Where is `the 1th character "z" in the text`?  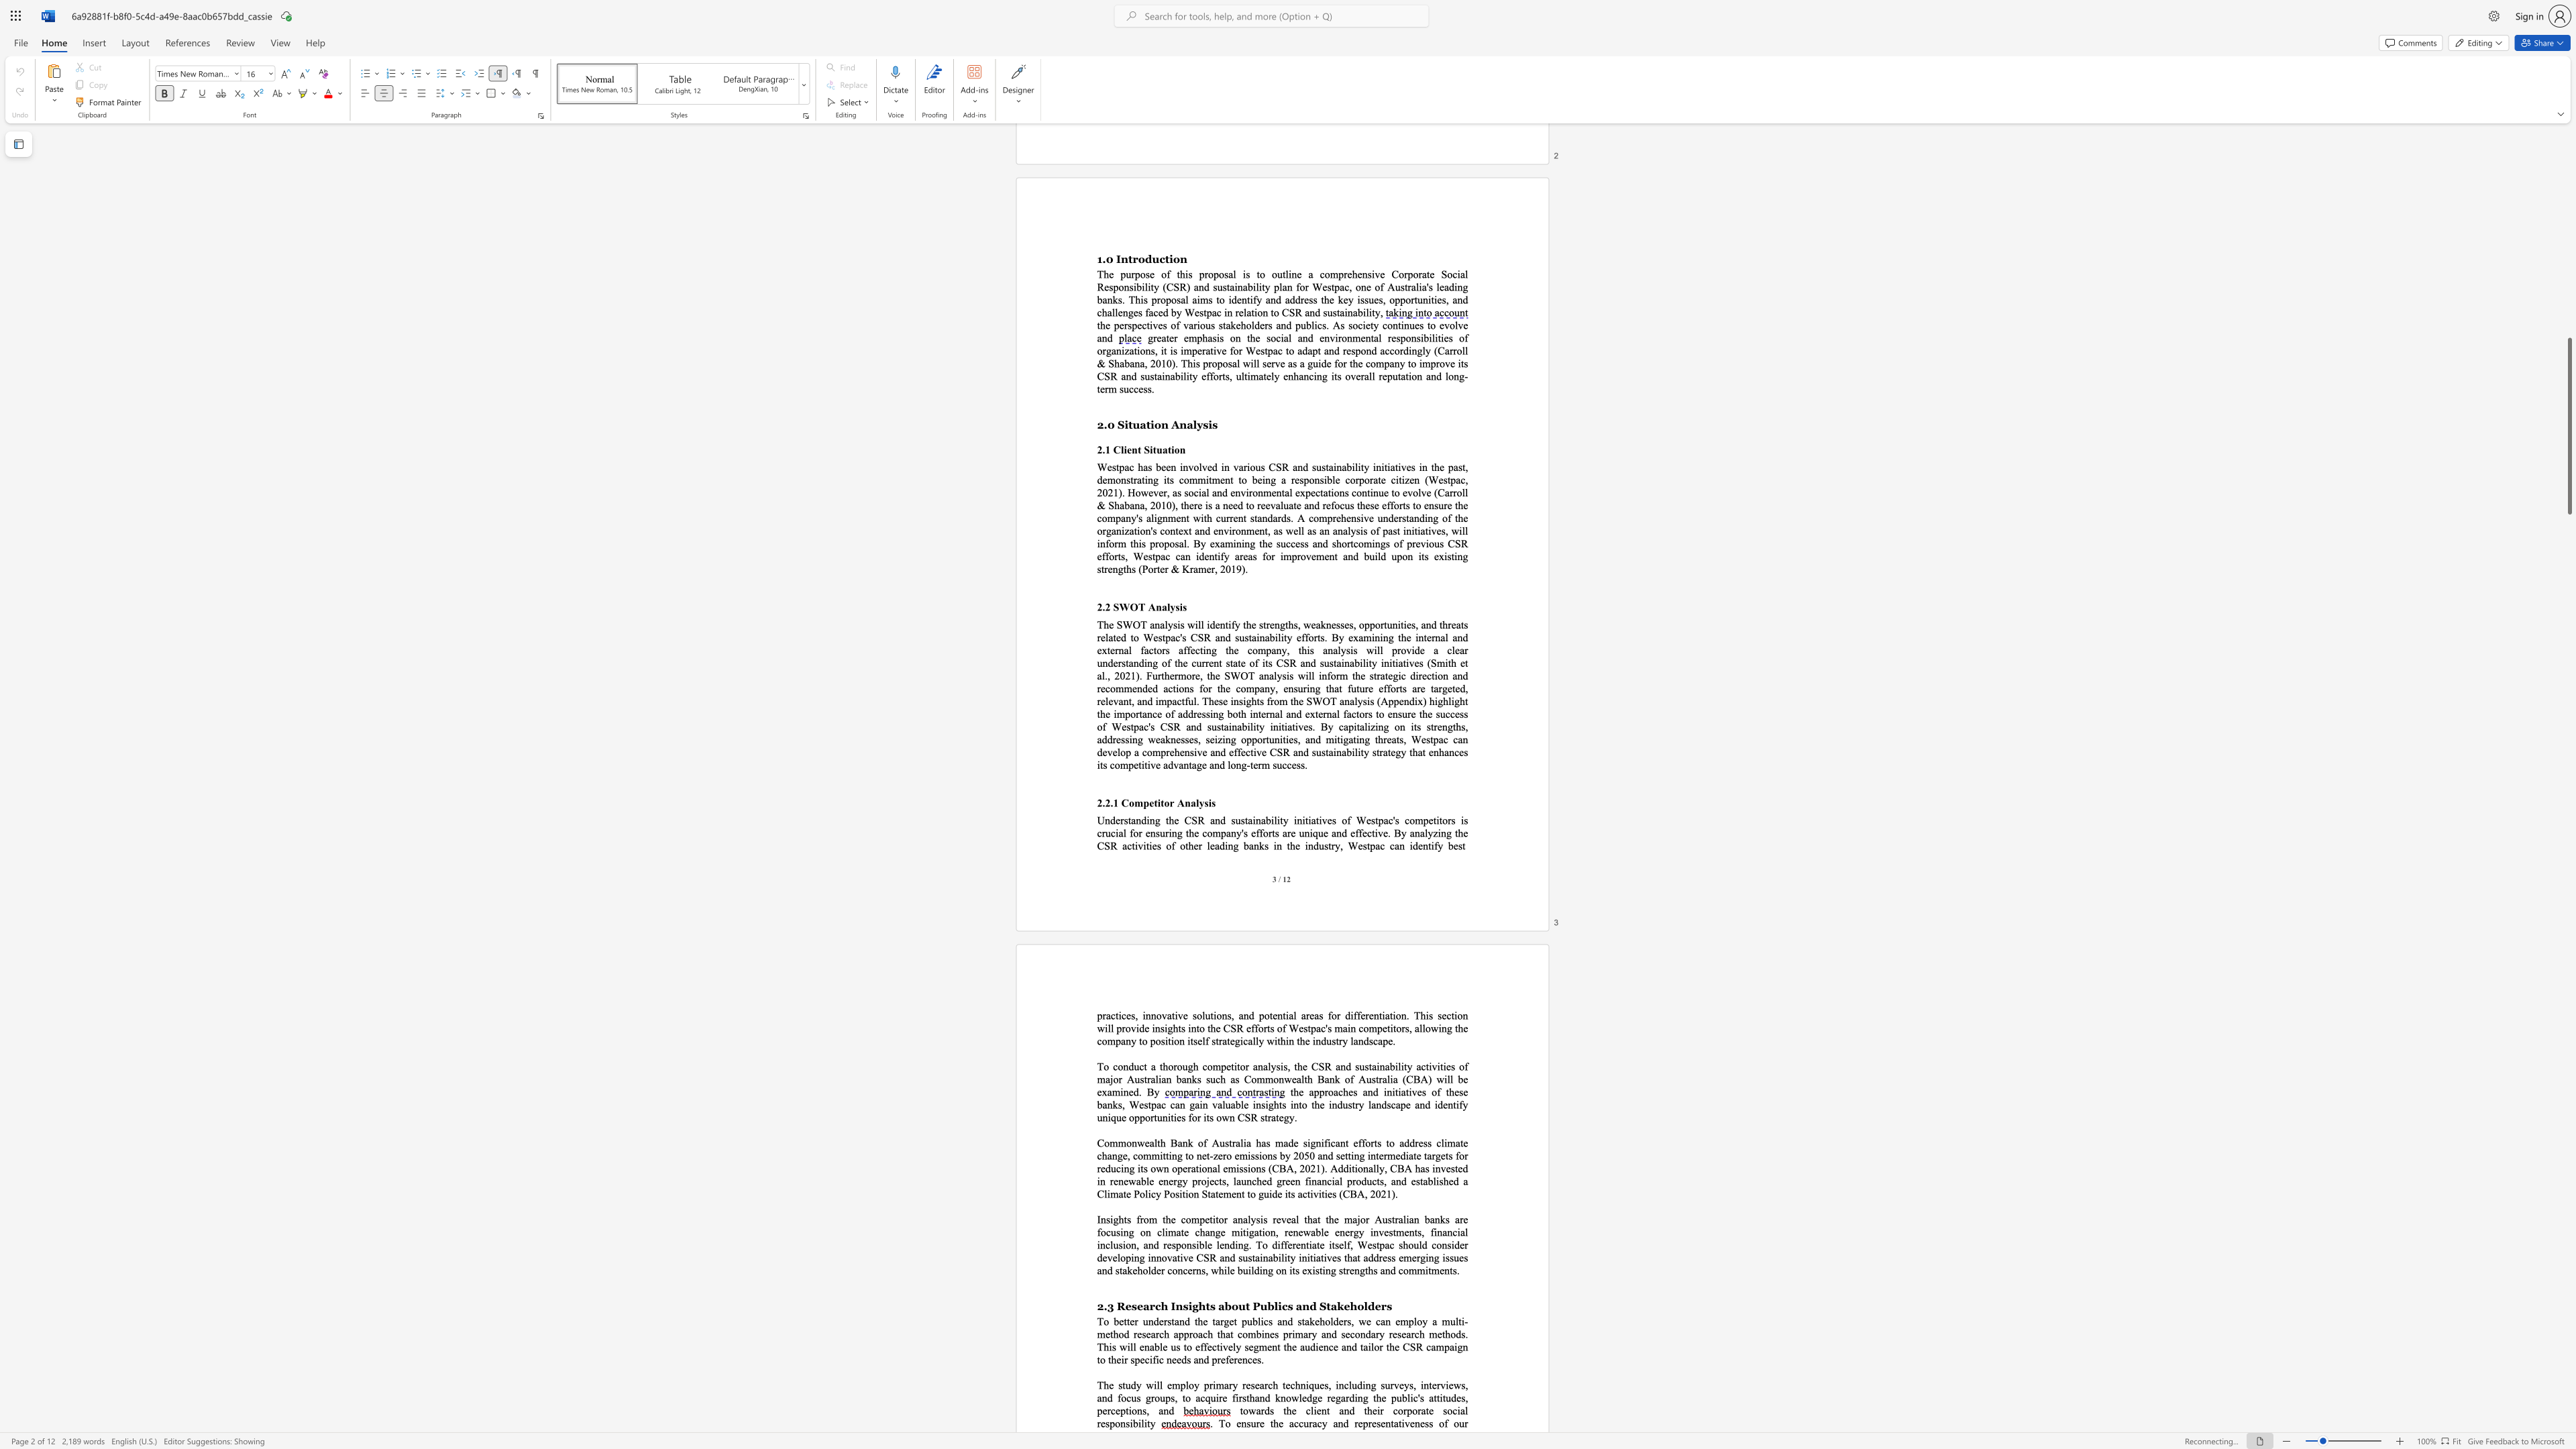
the 1th character "z" in the text is located at coordinates (1435, 832).